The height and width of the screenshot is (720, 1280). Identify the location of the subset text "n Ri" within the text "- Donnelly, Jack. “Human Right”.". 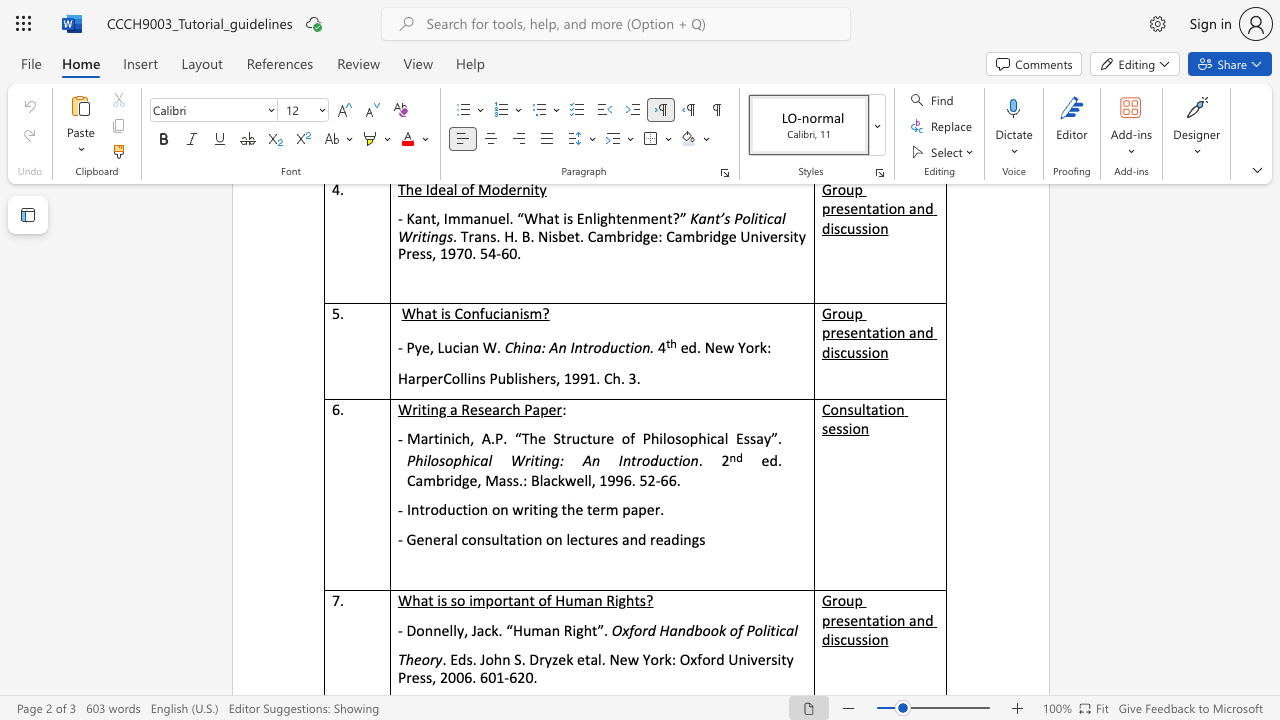
(551, 630).